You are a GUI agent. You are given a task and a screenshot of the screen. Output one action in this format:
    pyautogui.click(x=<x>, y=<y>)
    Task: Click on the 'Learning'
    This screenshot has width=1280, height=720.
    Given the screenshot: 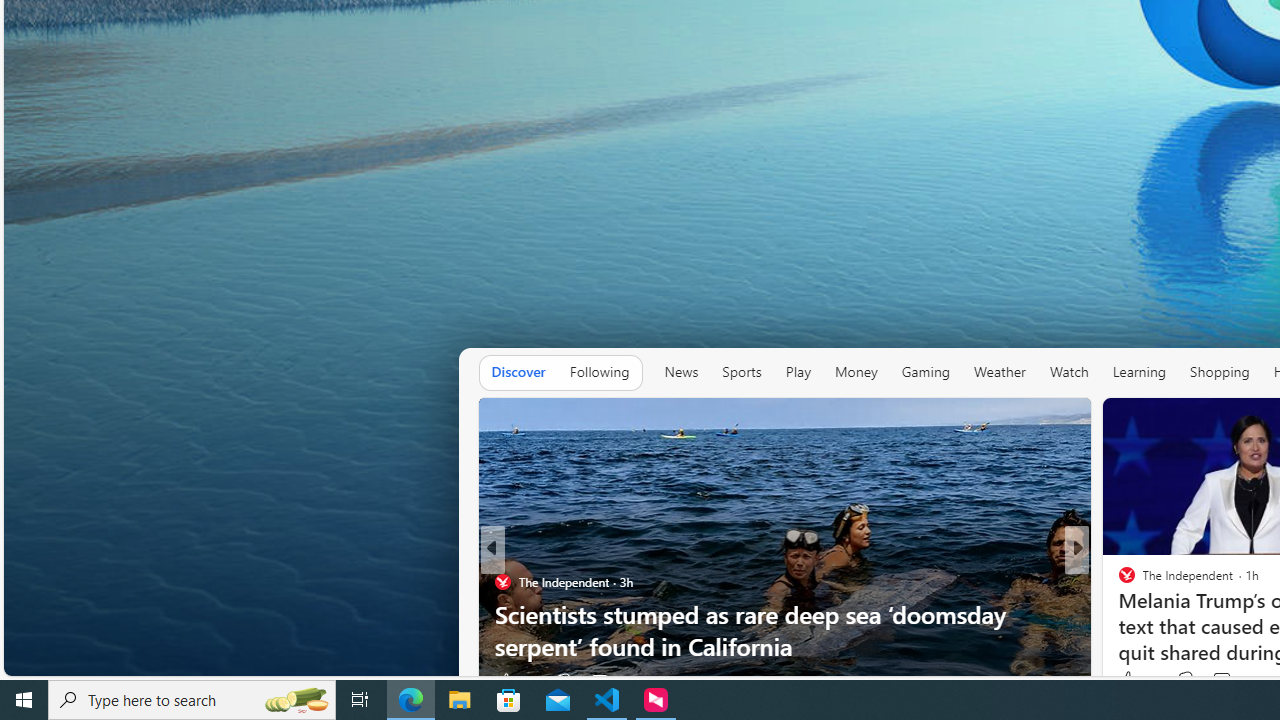 What is the action you would take?
    pyautogui.click(x=1139, y=372)
    